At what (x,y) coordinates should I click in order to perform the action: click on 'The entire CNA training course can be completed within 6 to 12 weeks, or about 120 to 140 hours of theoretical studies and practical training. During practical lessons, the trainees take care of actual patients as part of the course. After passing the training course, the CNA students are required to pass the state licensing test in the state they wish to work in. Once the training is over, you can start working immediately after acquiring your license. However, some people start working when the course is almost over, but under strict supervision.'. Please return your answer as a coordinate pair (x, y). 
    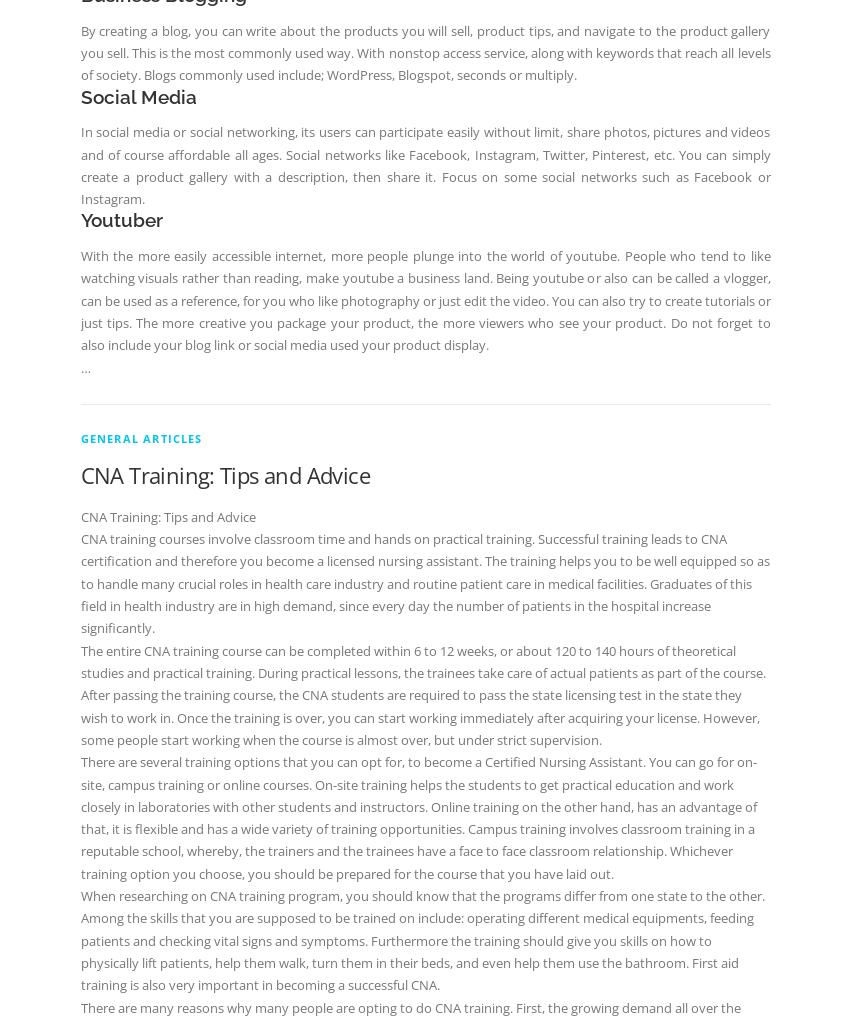
    Looking at the image, I should click on (421, 693).